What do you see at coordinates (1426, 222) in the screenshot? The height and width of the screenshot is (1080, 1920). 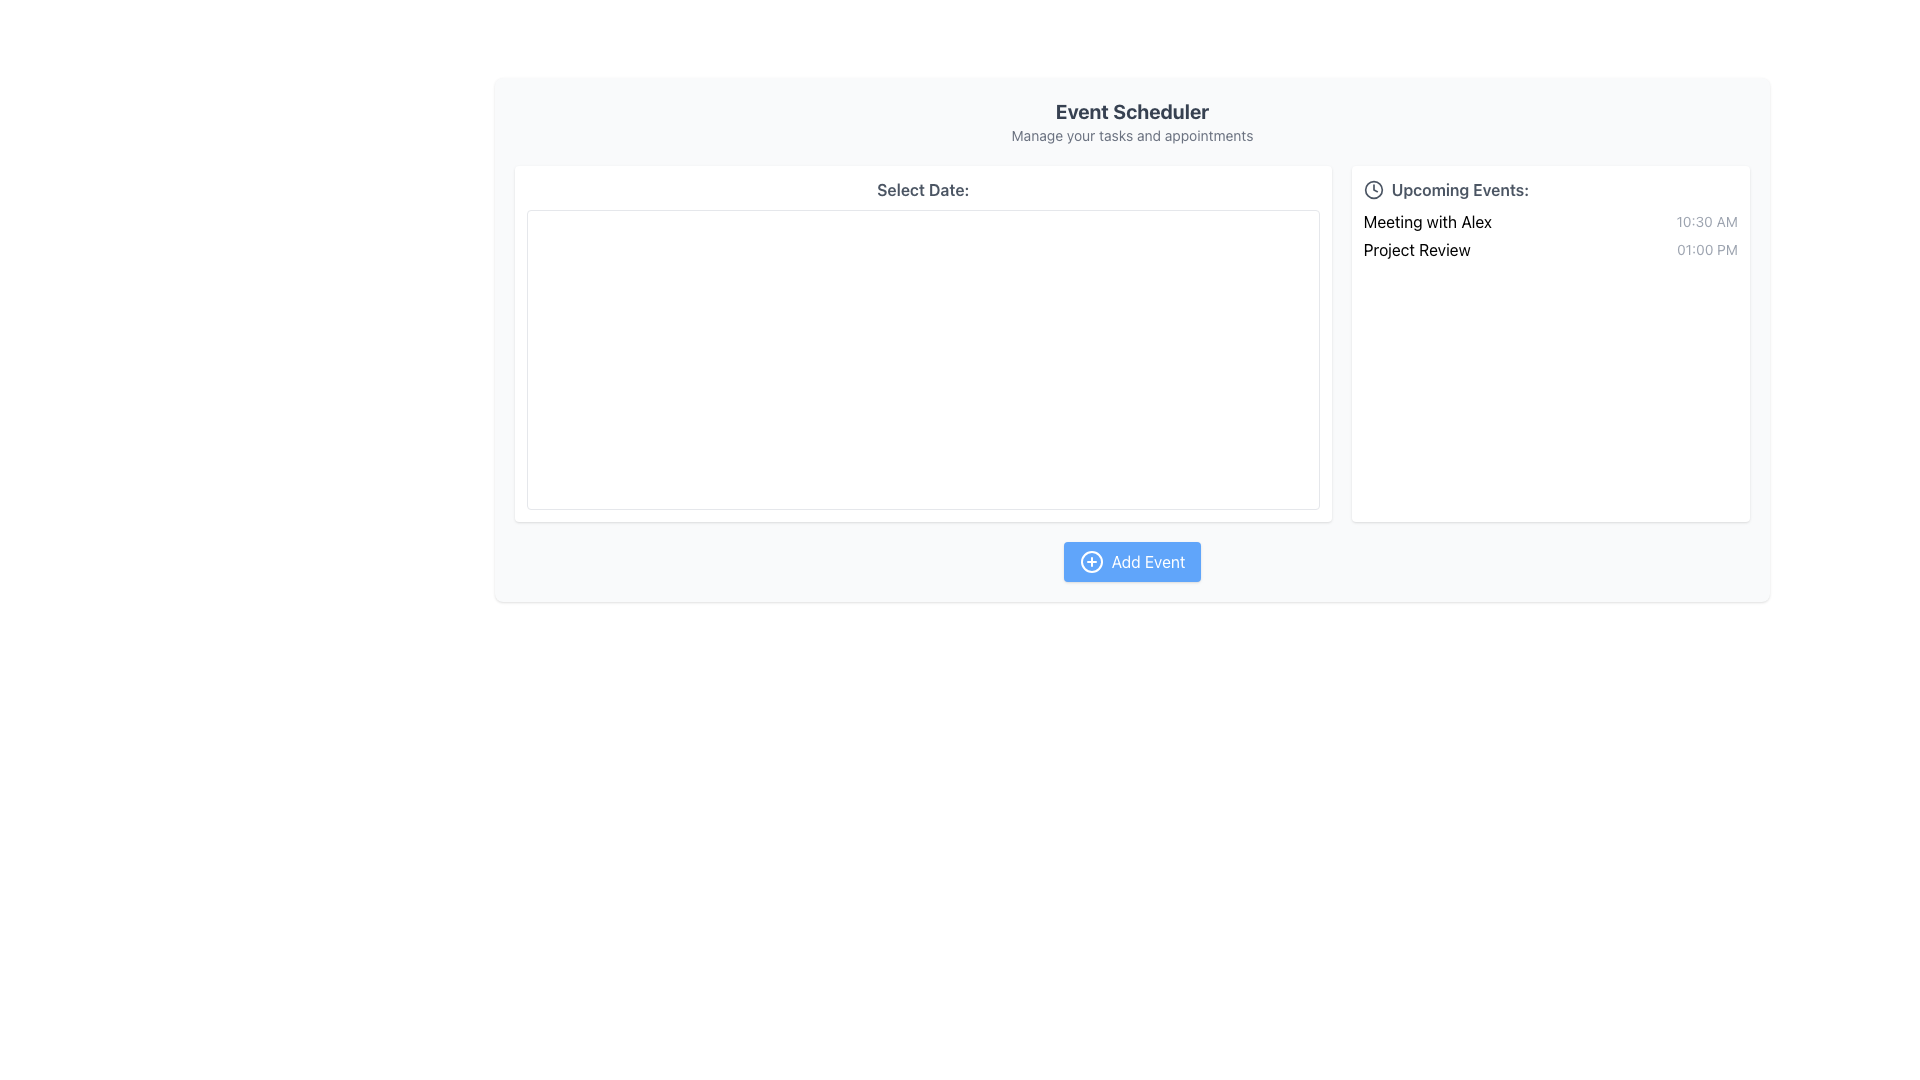 I see `the title of the first event in the 'Upcoming Events' section as a reference for interacting with related components` at bounding box center [1426, 222].